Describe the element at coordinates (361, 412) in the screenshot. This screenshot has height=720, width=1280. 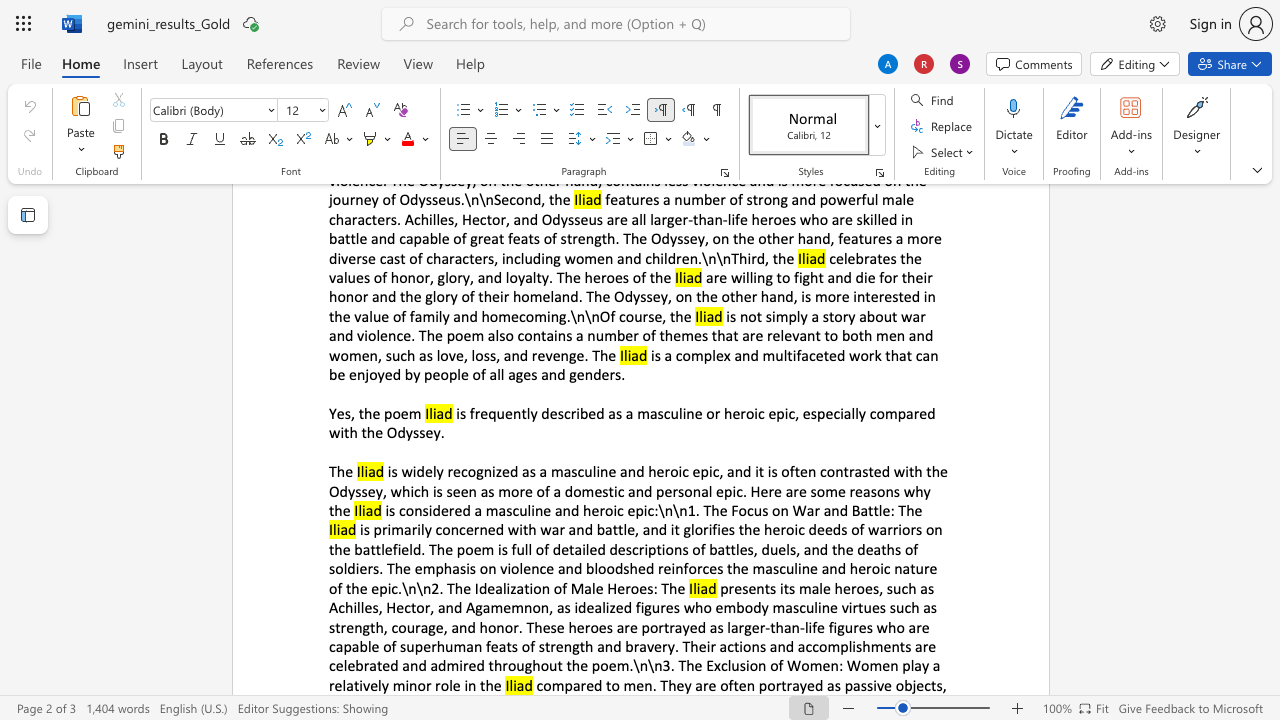
I see `the 1th character "t" in the text` at that location.